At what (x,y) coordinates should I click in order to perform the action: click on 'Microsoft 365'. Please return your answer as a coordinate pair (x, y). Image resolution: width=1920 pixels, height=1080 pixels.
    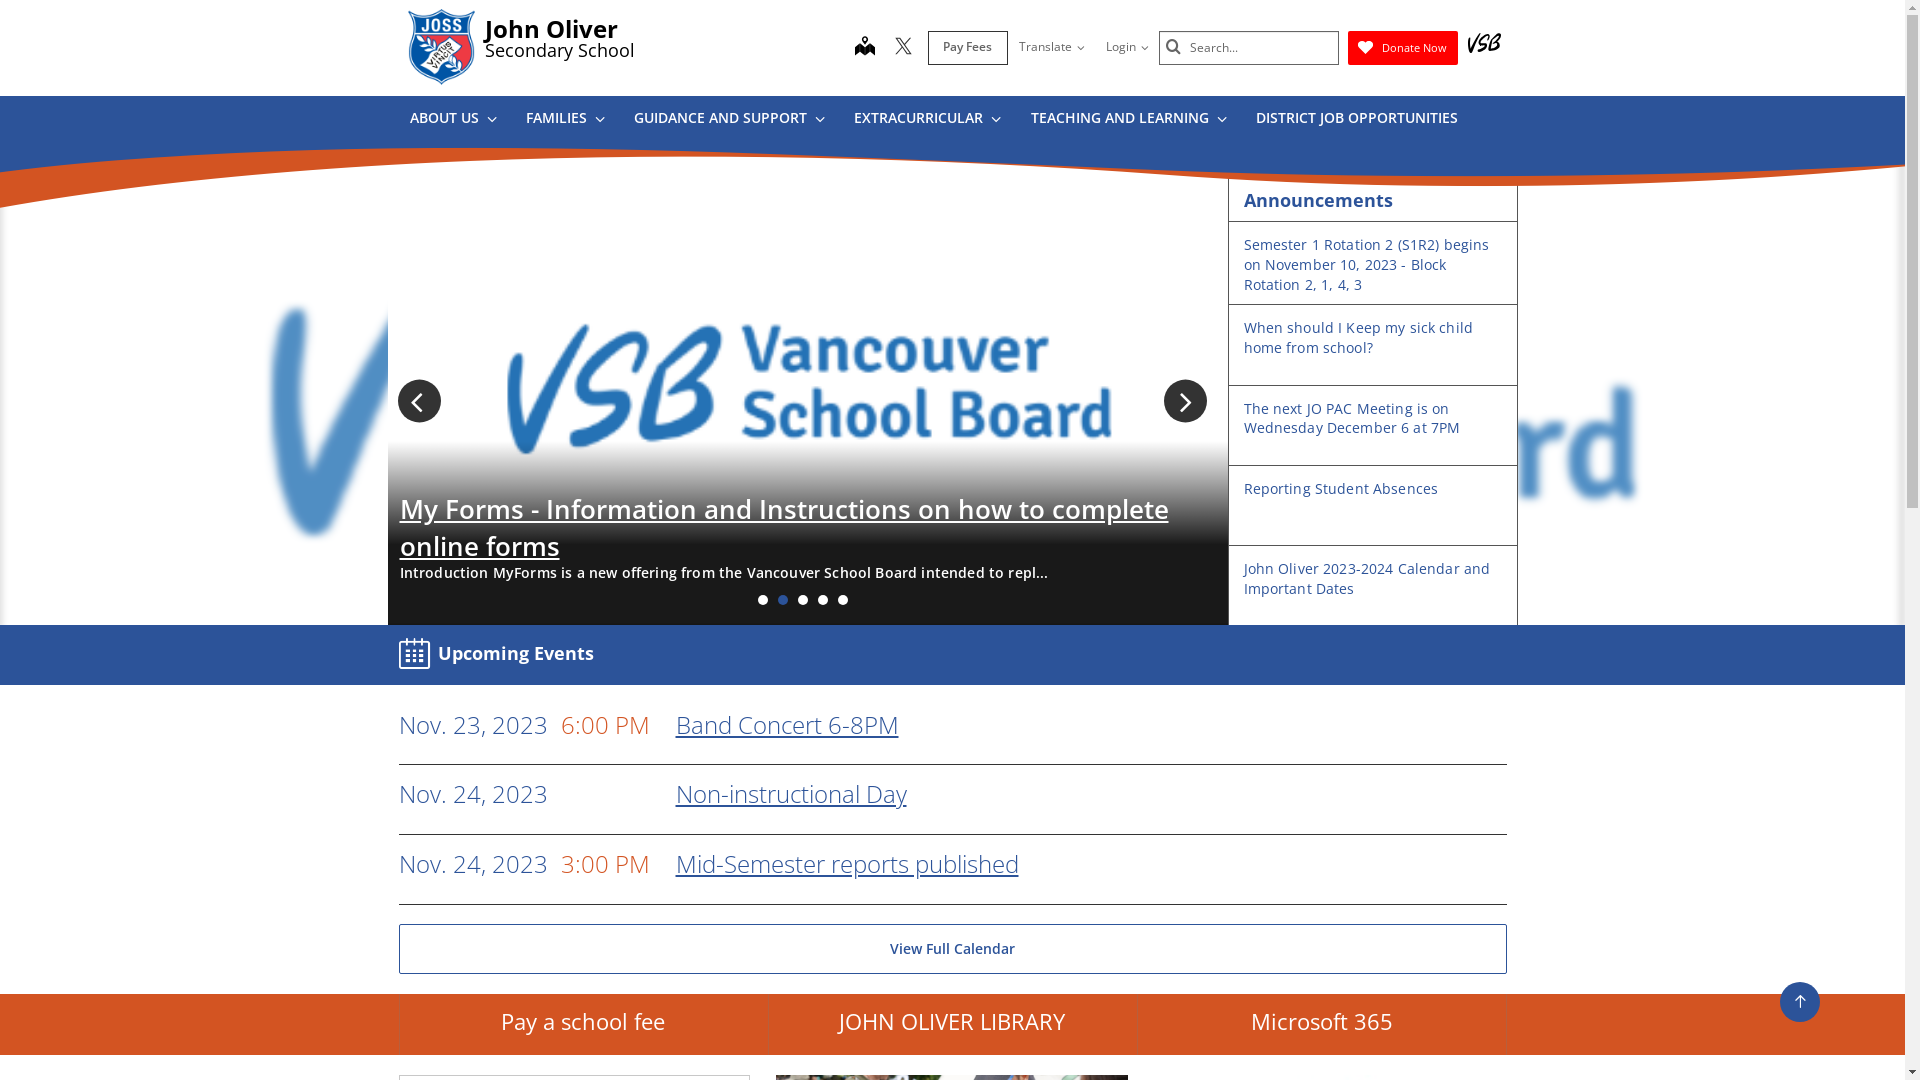
    Looking at the image, I should click on (1321, 1025).